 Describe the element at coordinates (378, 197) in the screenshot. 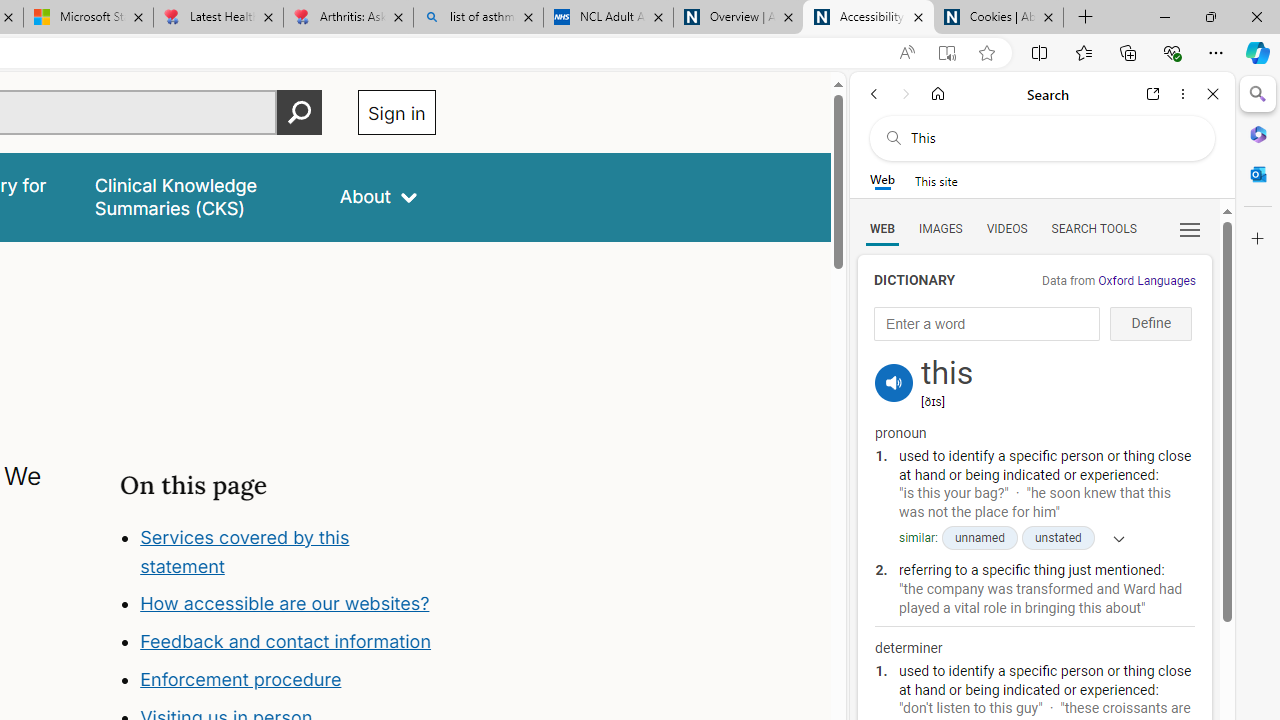

I see `'About'` at that location.